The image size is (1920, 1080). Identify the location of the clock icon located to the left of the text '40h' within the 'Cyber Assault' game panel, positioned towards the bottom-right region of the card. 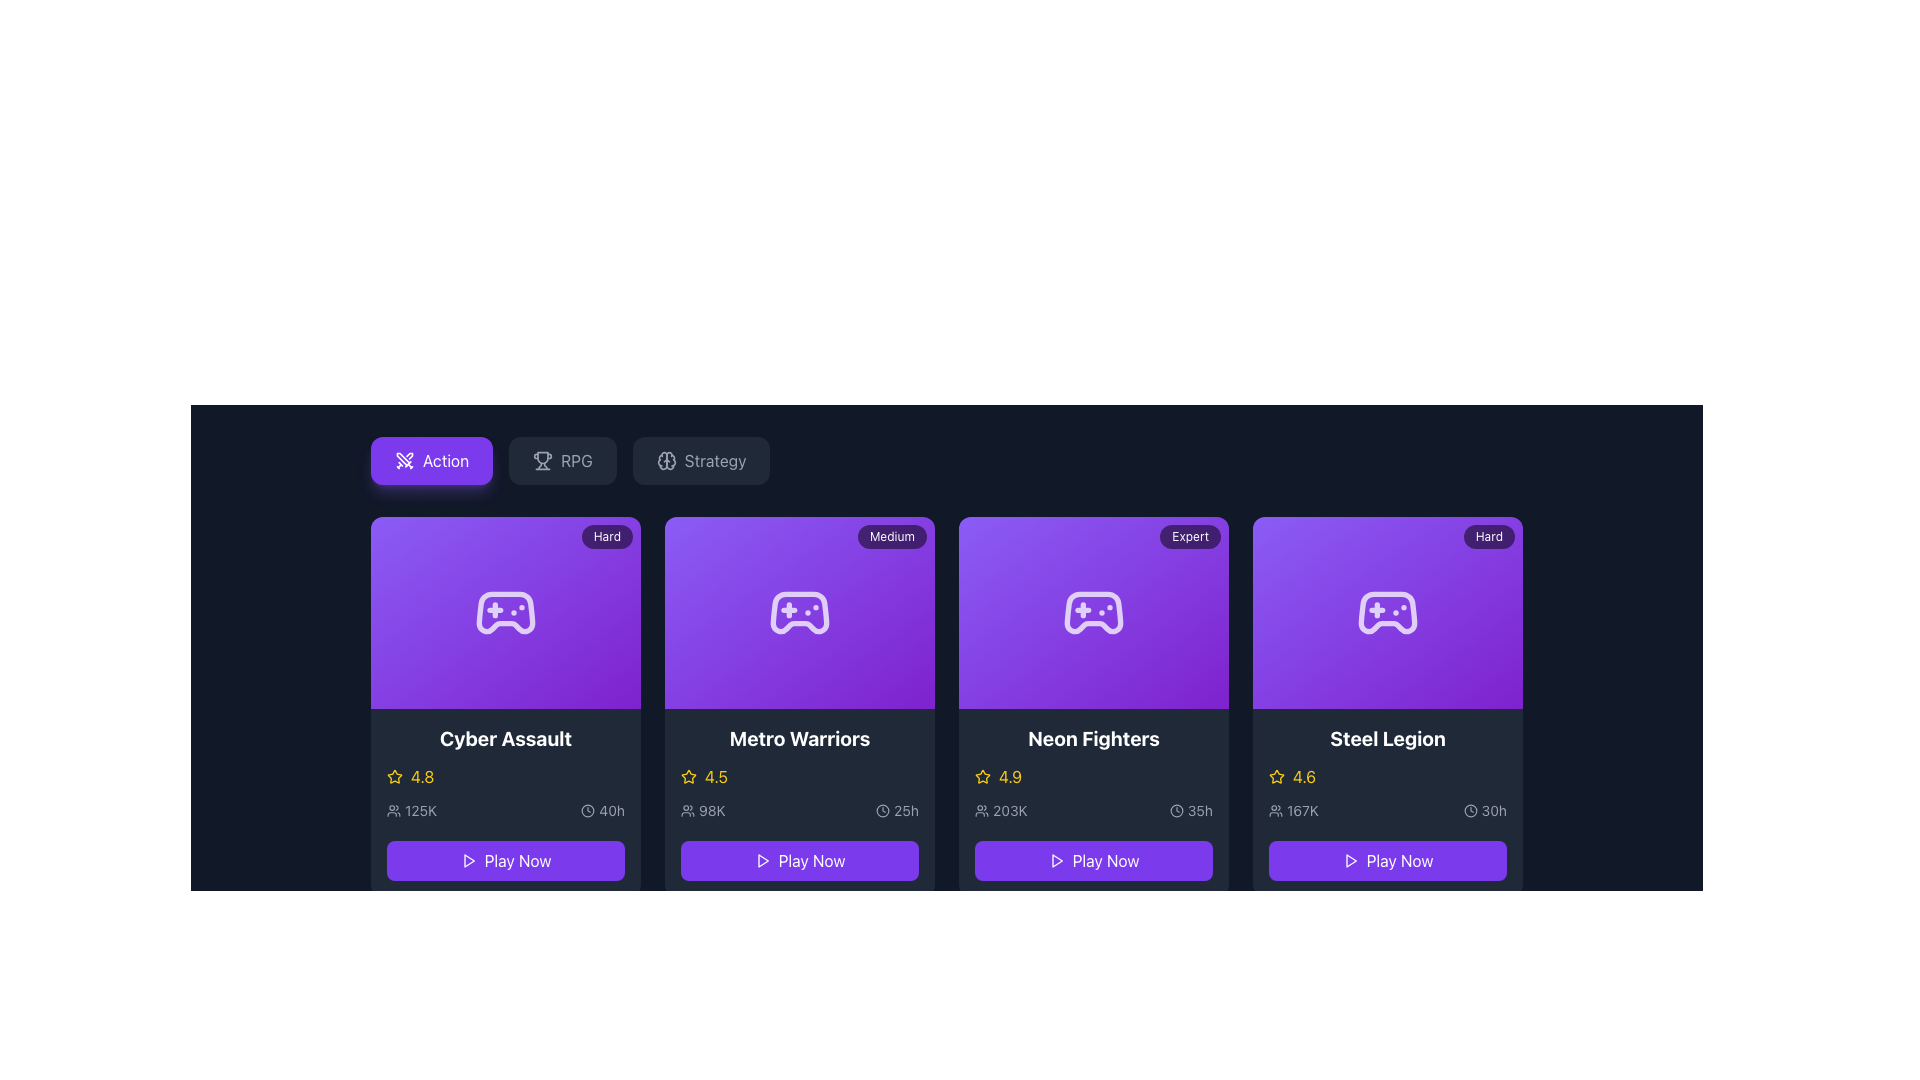
(587, 810).